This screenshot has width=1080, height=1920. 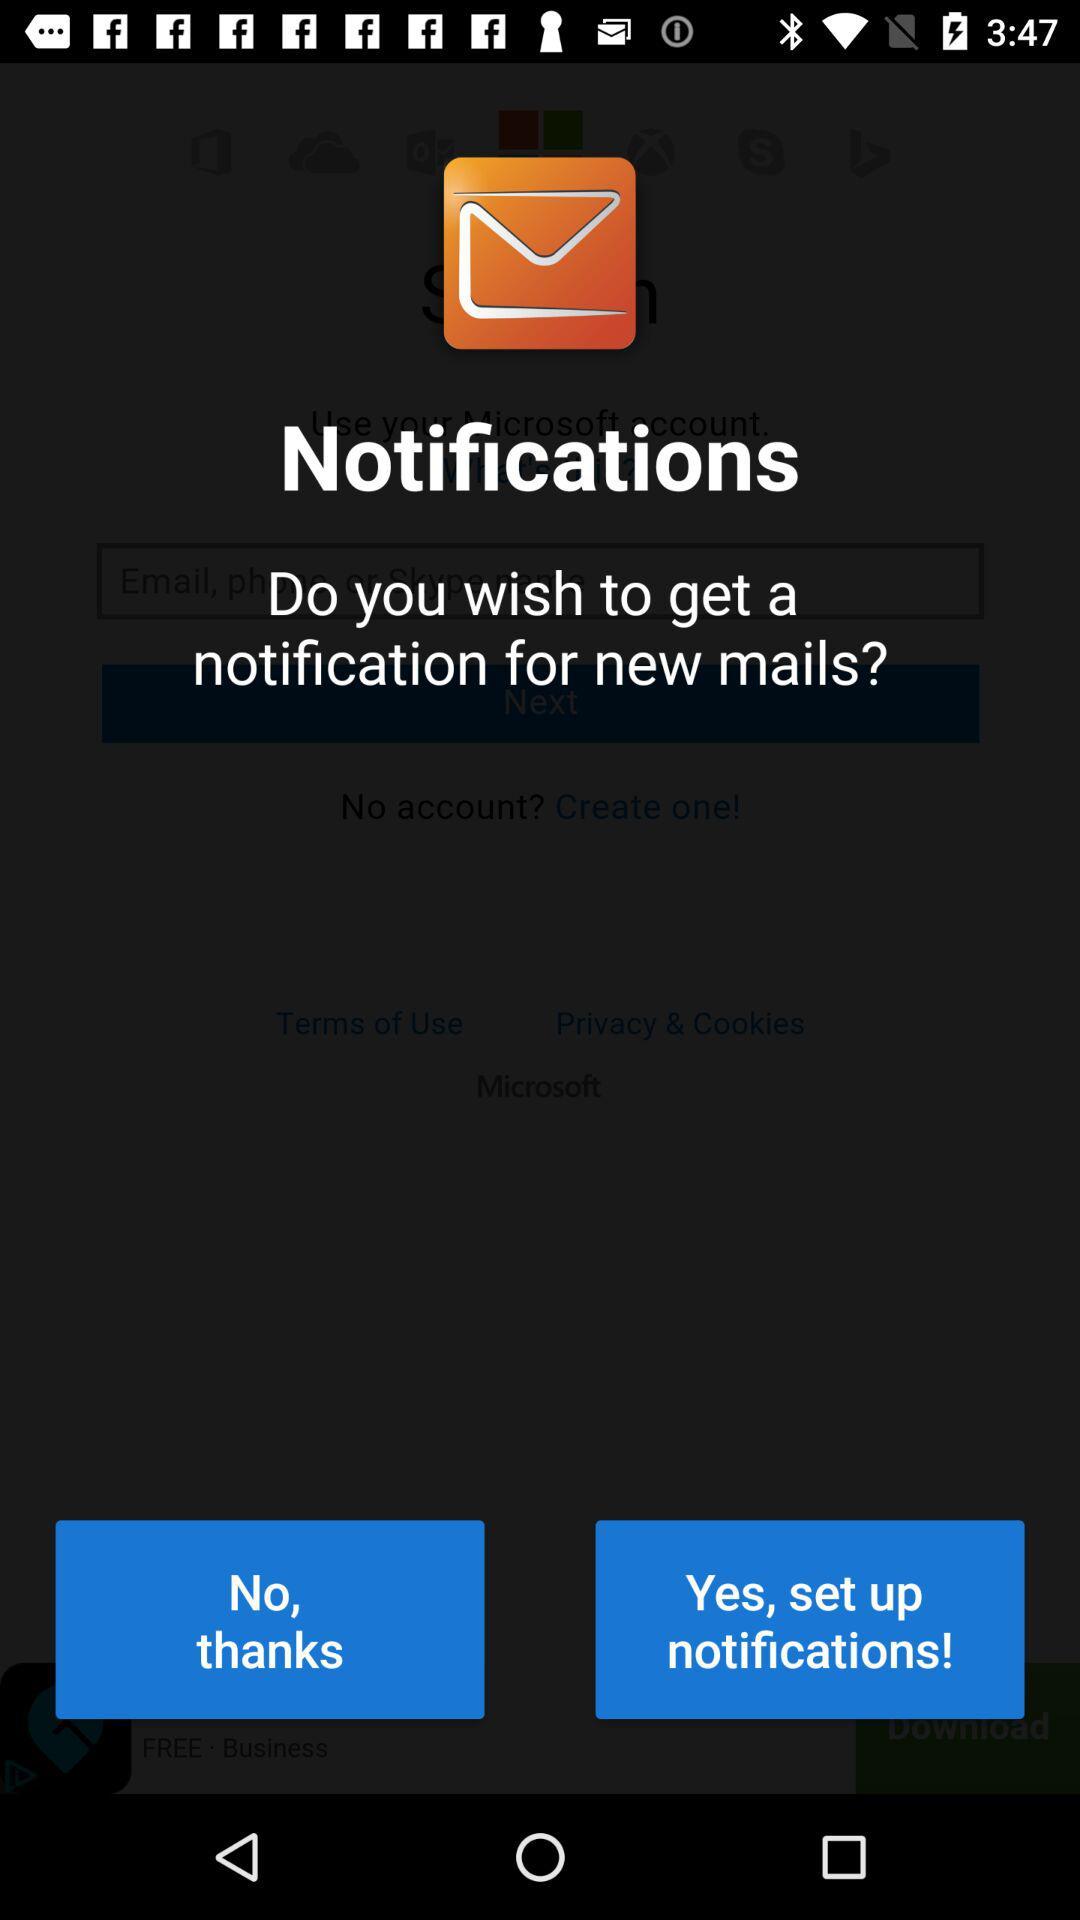 What do you see at coordinates (810, 1619) in the screenshot?
I see `item below do you wish app` at bounding box center [810, 1619].